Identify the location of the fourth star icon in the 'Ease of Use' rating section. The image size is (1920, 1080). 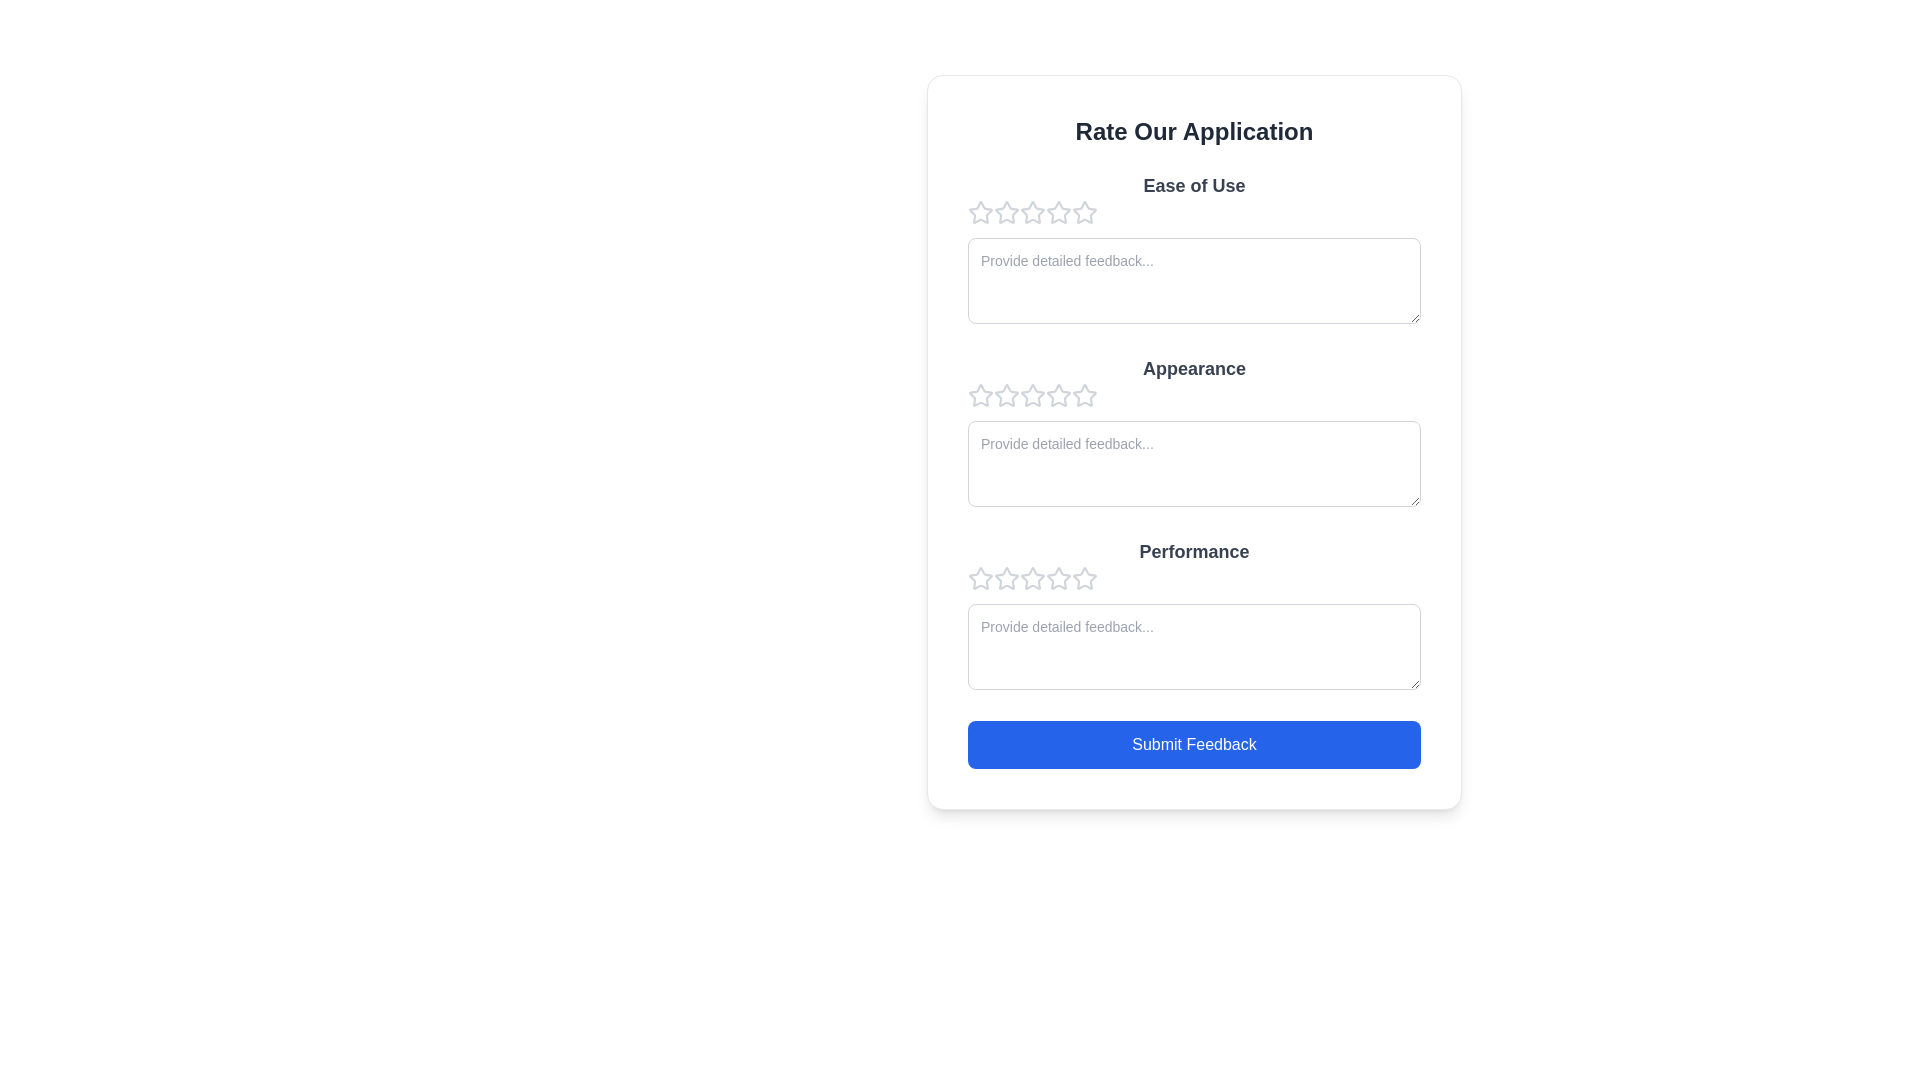
(1083, 212).